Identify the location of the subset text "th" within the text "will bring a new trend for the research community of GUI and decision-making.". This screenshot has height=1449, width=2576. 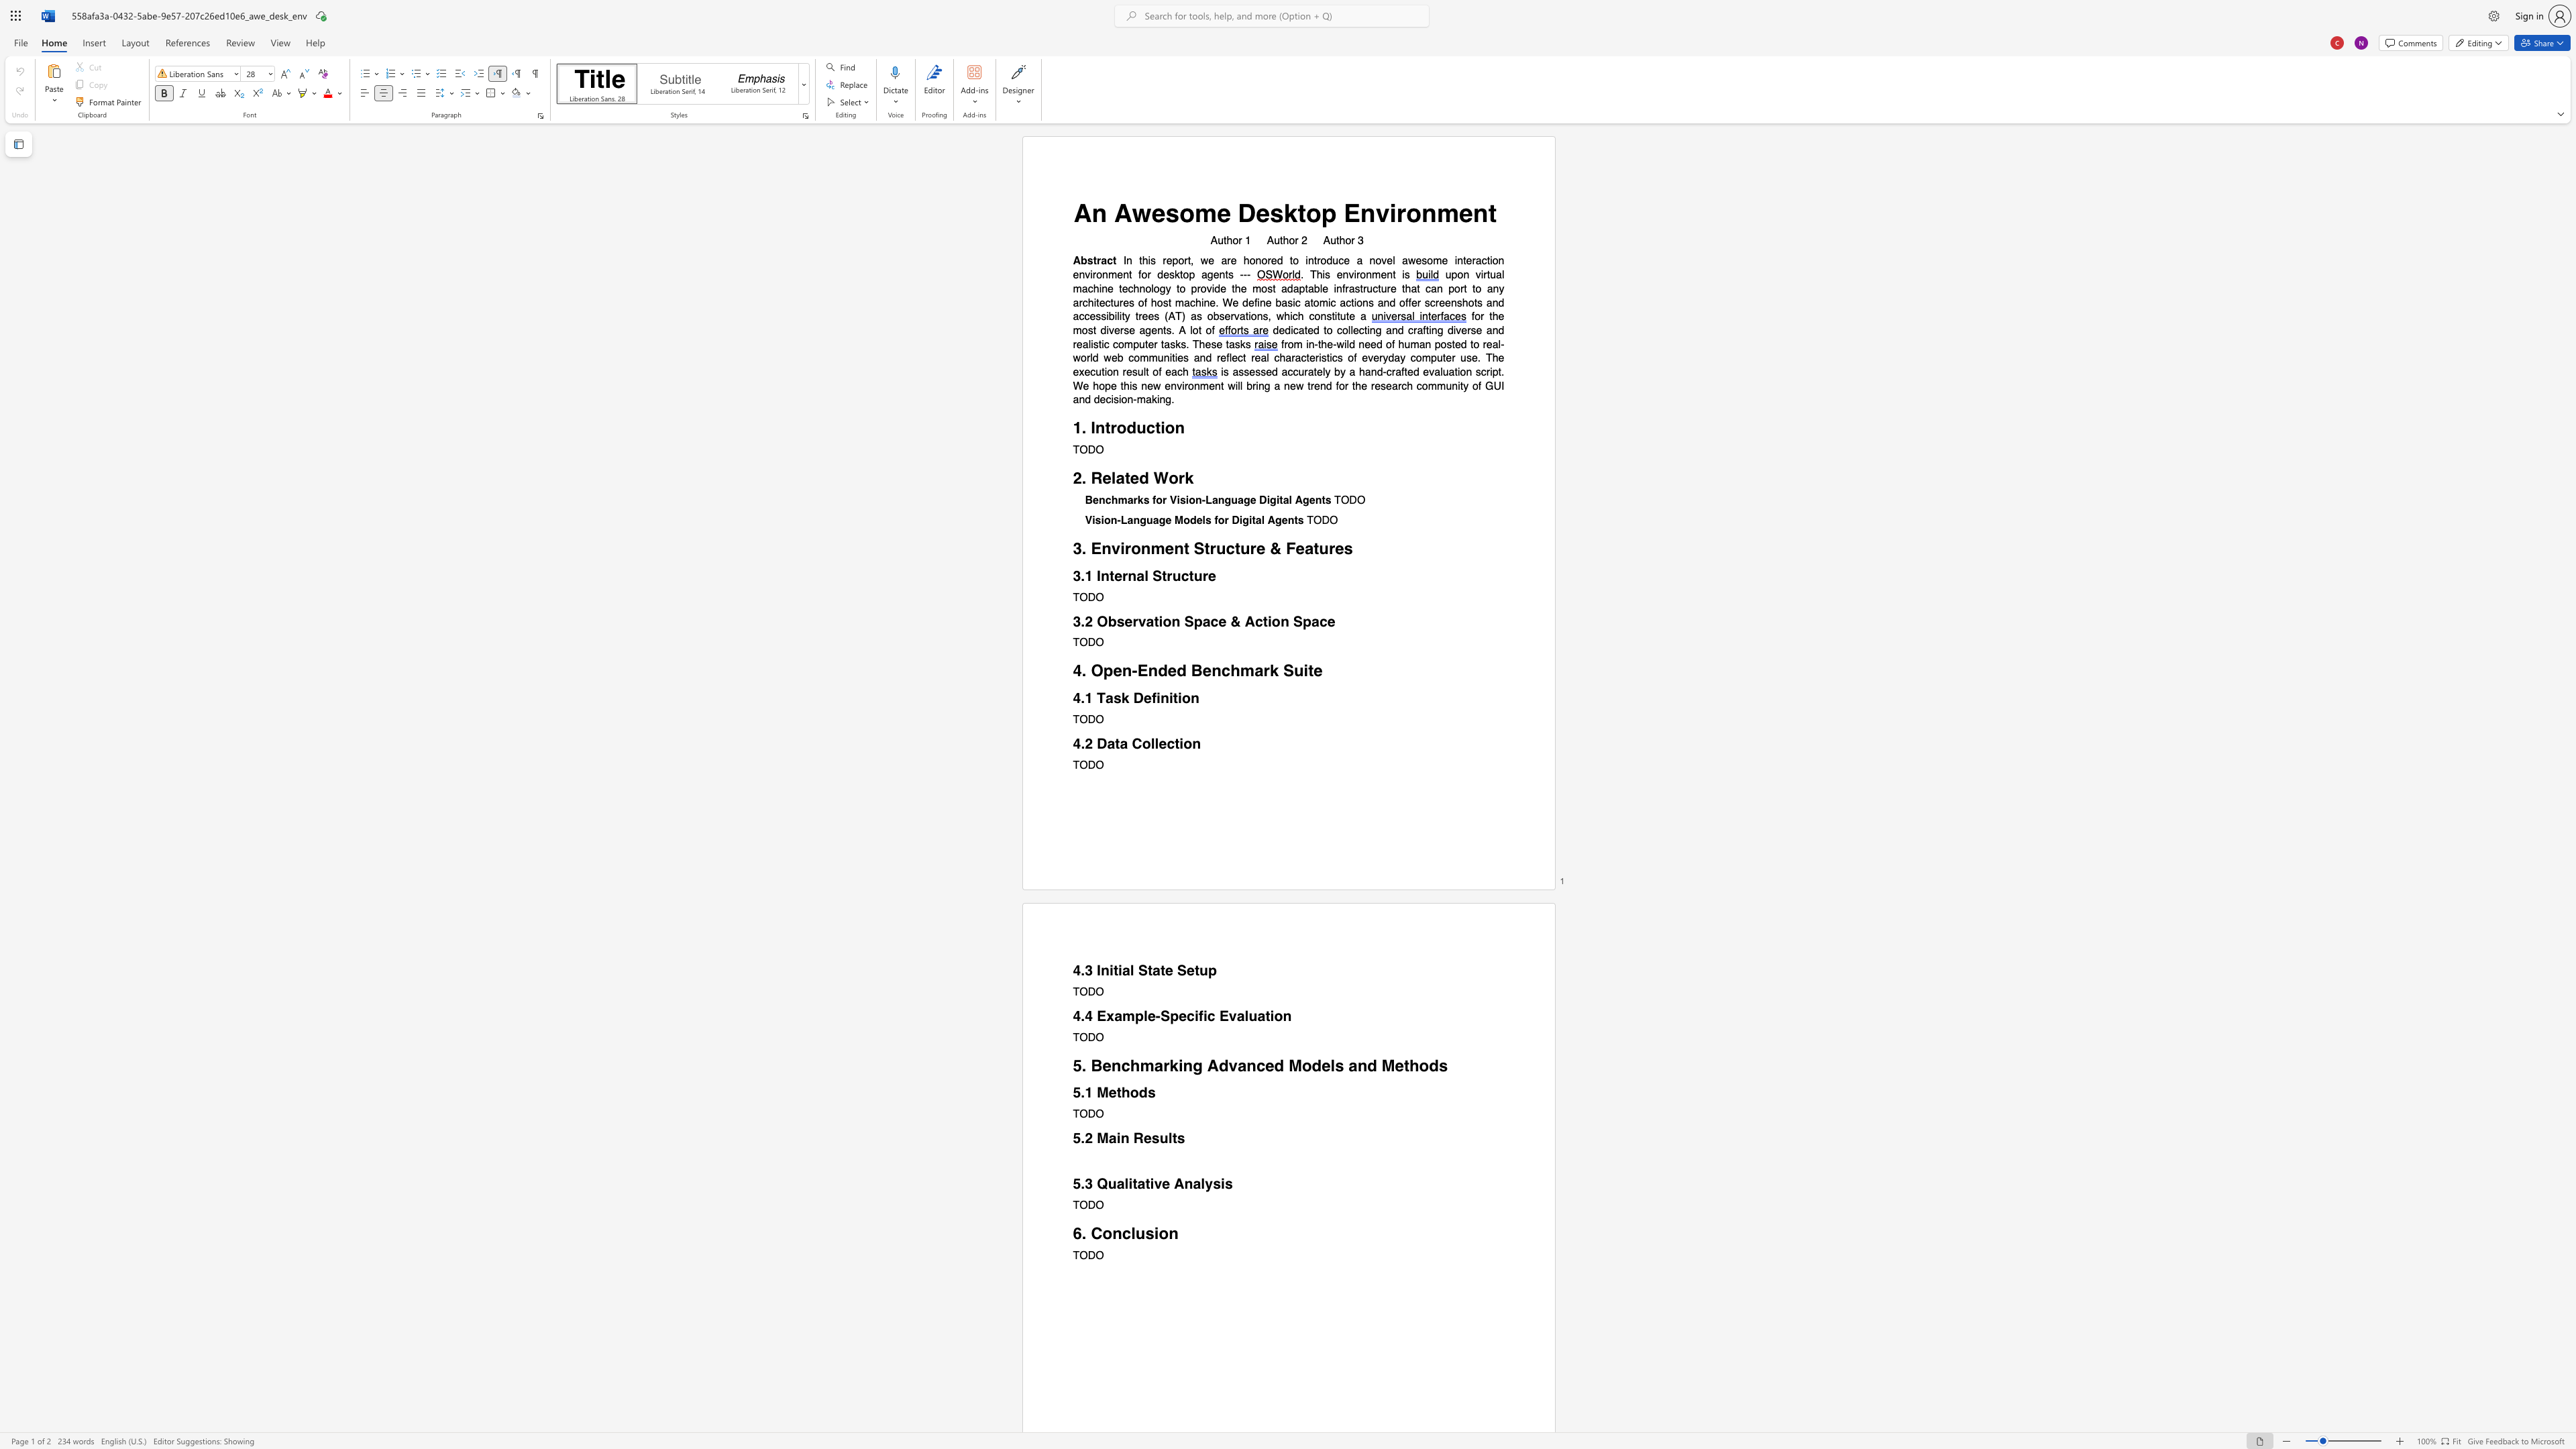
(1352, 386).